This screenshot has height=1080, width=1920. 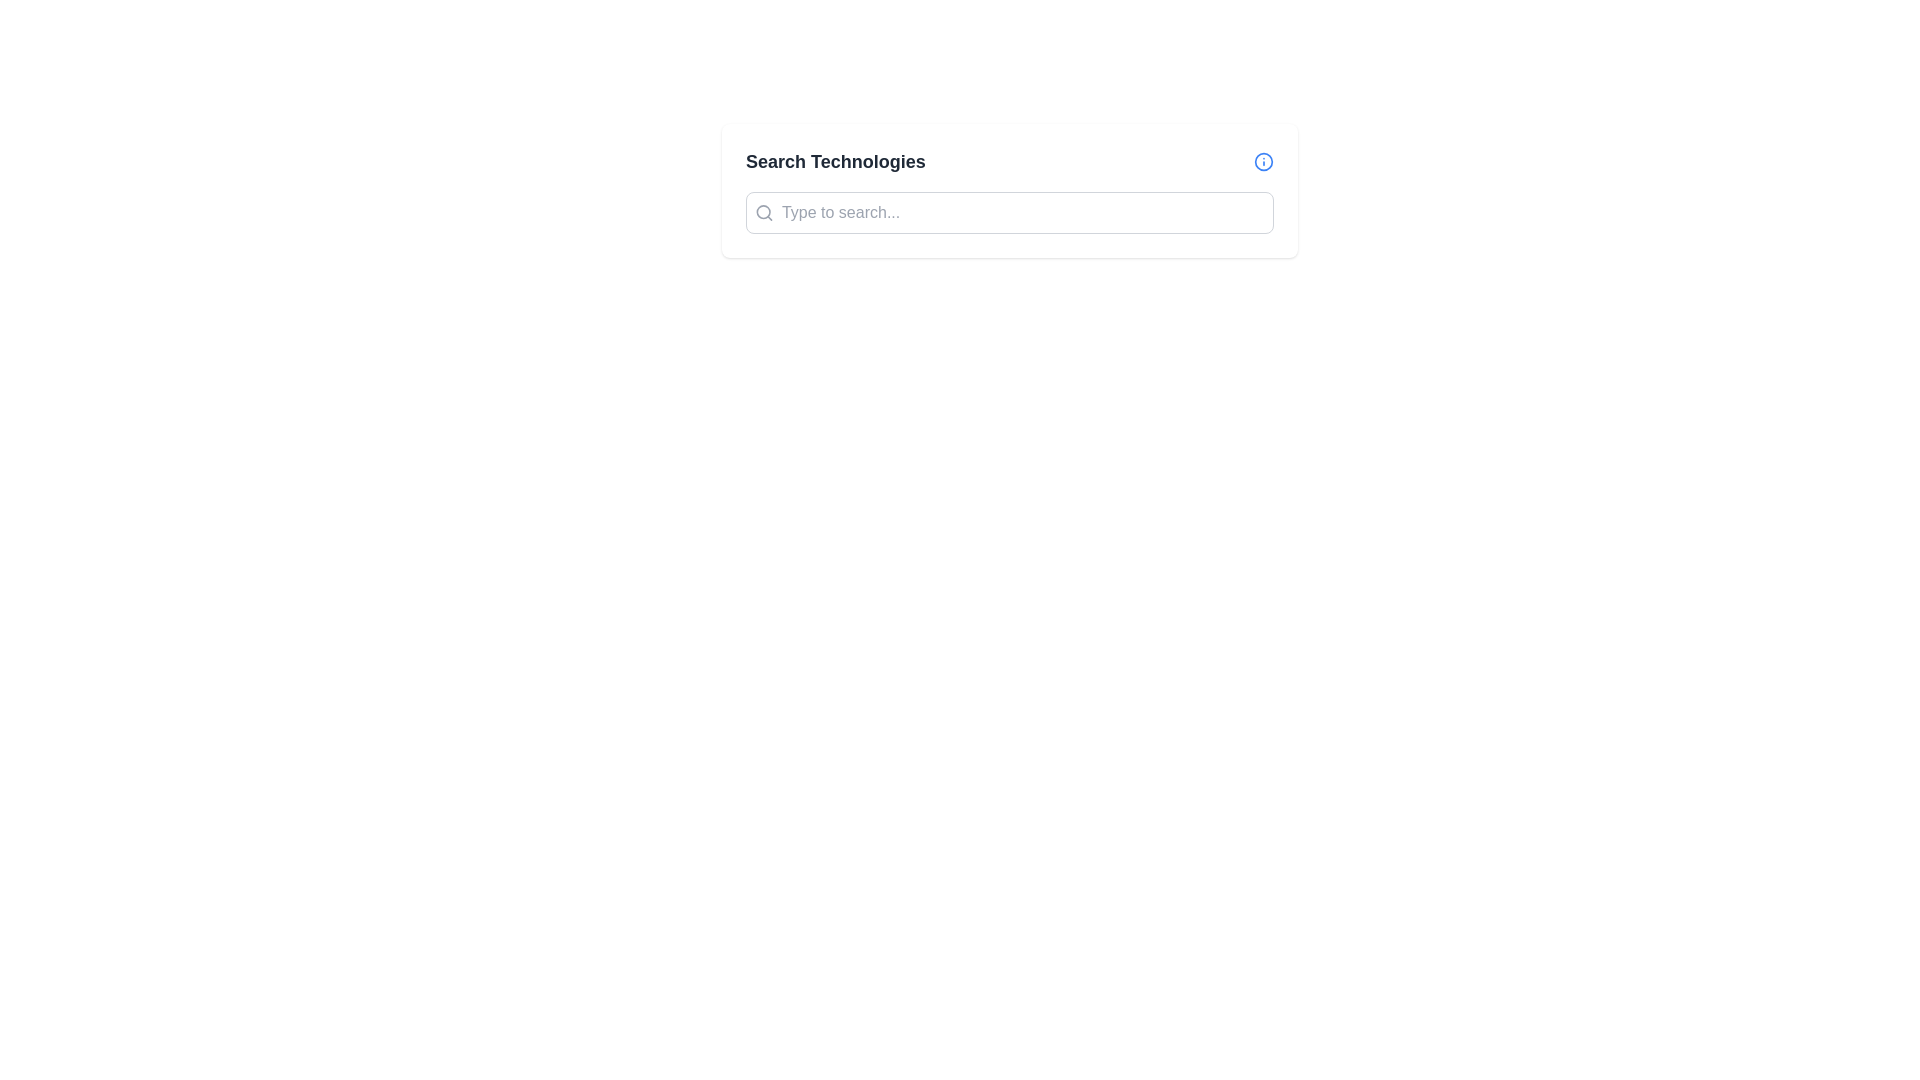 What do you see at coordinates (763, 212) in the screenshot?
I see `the search icon represented as a magnifying glass with a gray circular outline, located at the left side of the search bar` at bounding box center [763, 212].